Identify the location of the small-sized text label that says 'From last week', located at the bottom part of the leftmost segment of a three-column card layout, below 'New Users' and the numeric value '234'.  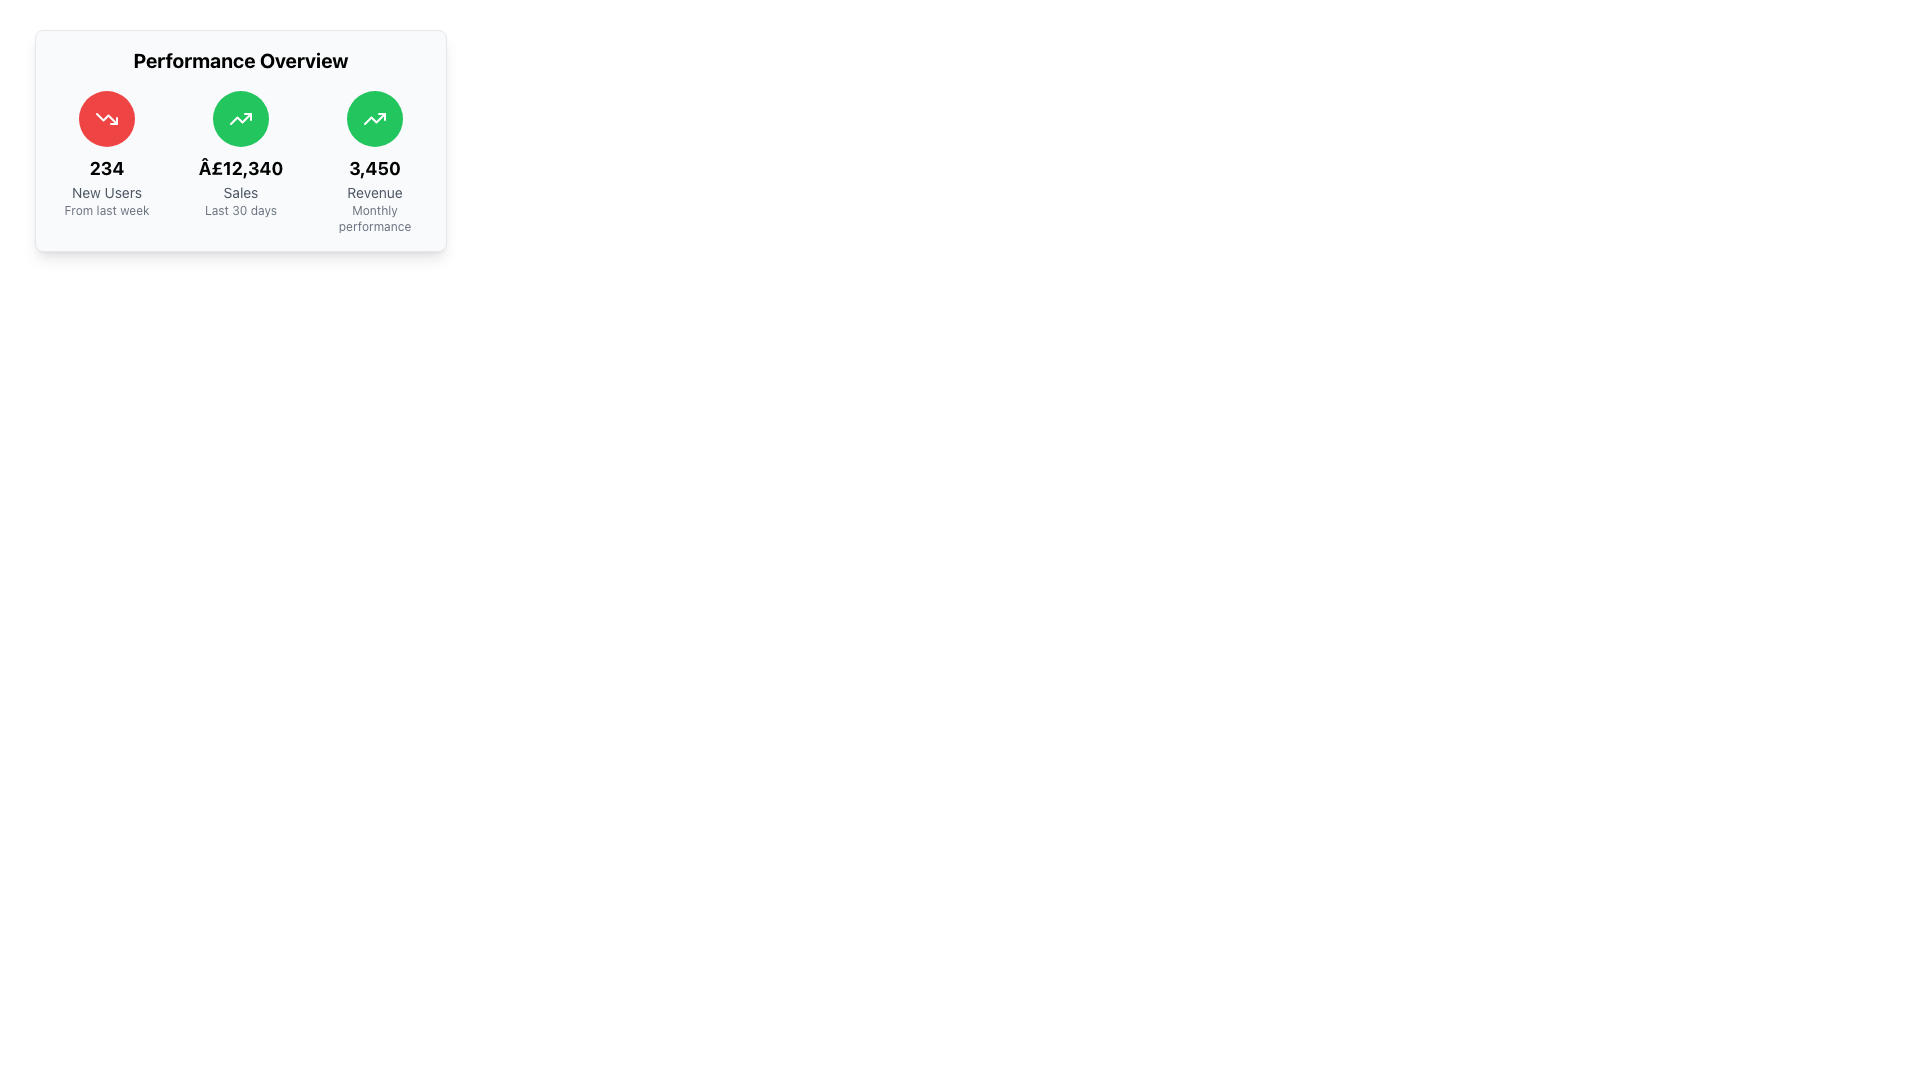
(105, 211).